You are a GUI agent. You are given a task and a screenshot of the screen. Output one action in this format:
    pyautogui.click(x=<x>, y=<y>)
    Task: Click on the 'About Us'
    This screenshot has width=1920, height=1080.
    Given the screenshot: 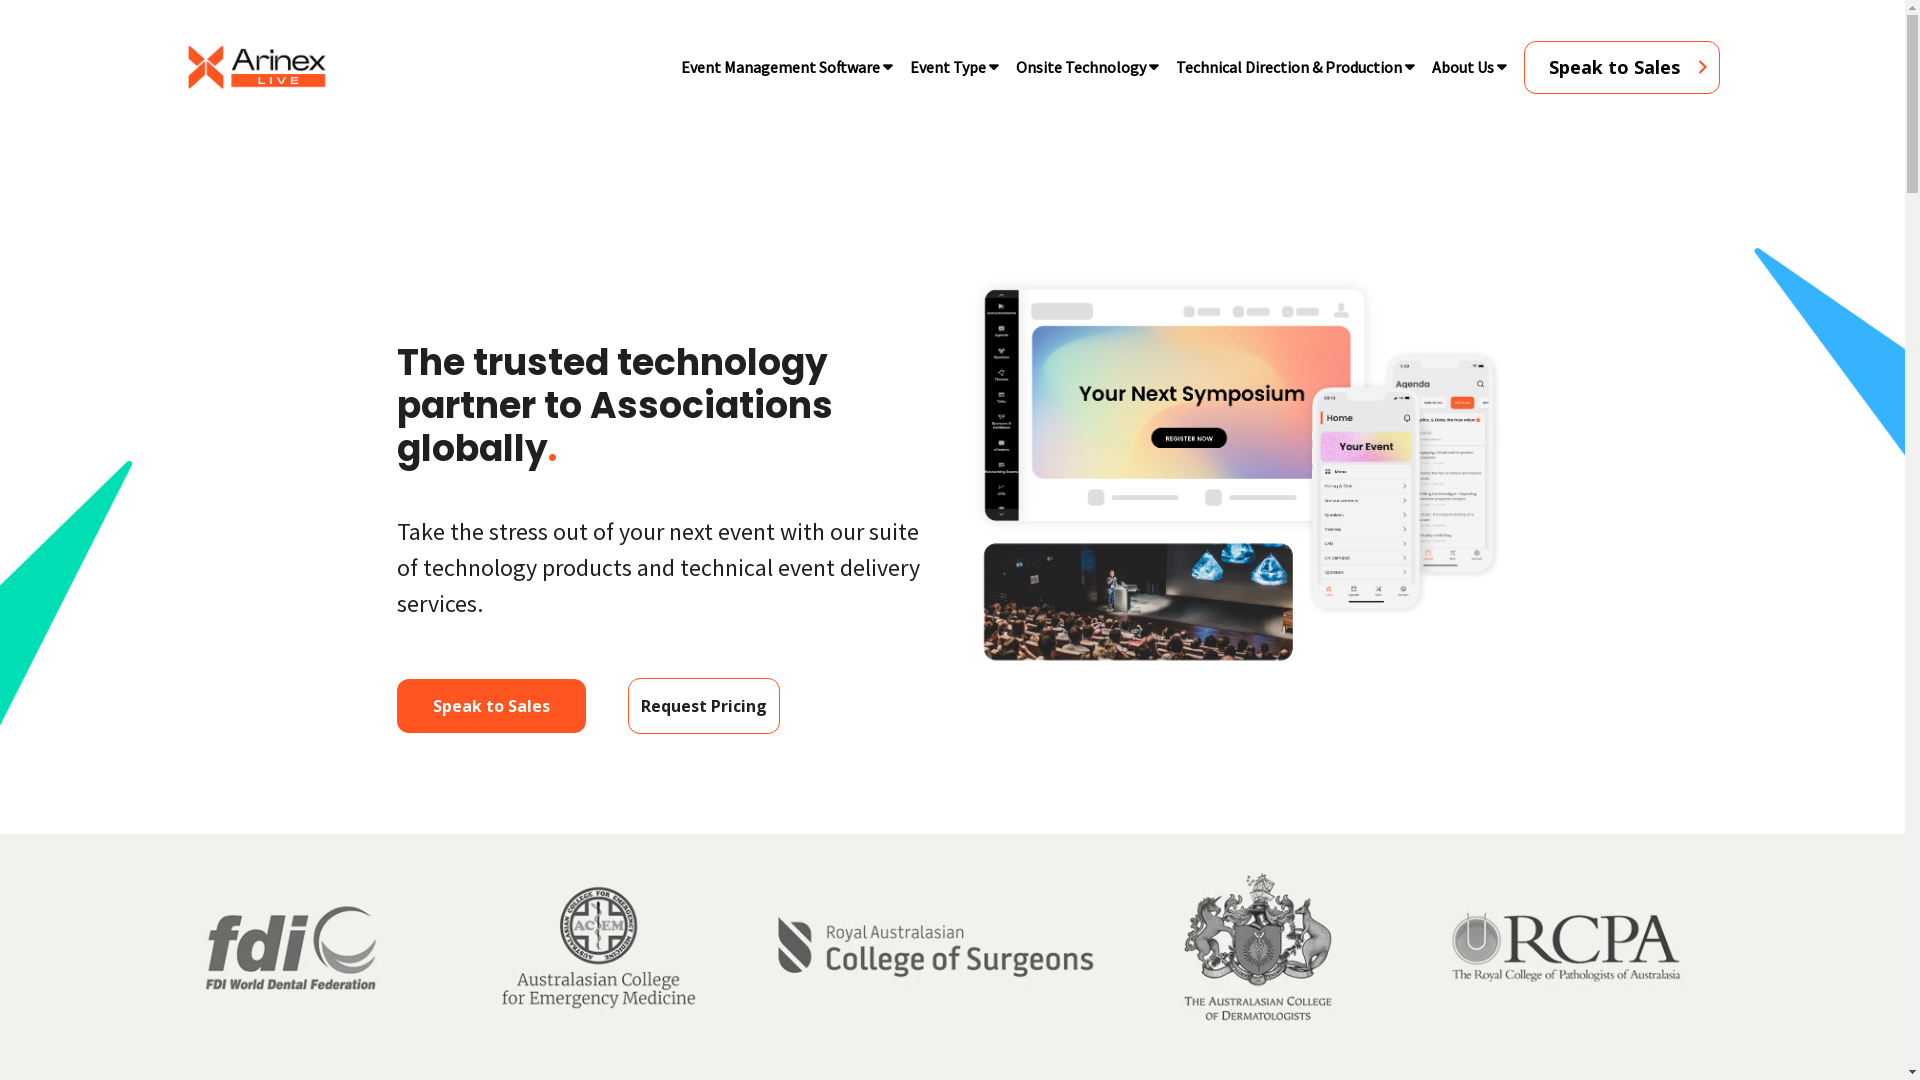 What is the action you would take?
    pyautogui.click(x=1462, y=65)
    